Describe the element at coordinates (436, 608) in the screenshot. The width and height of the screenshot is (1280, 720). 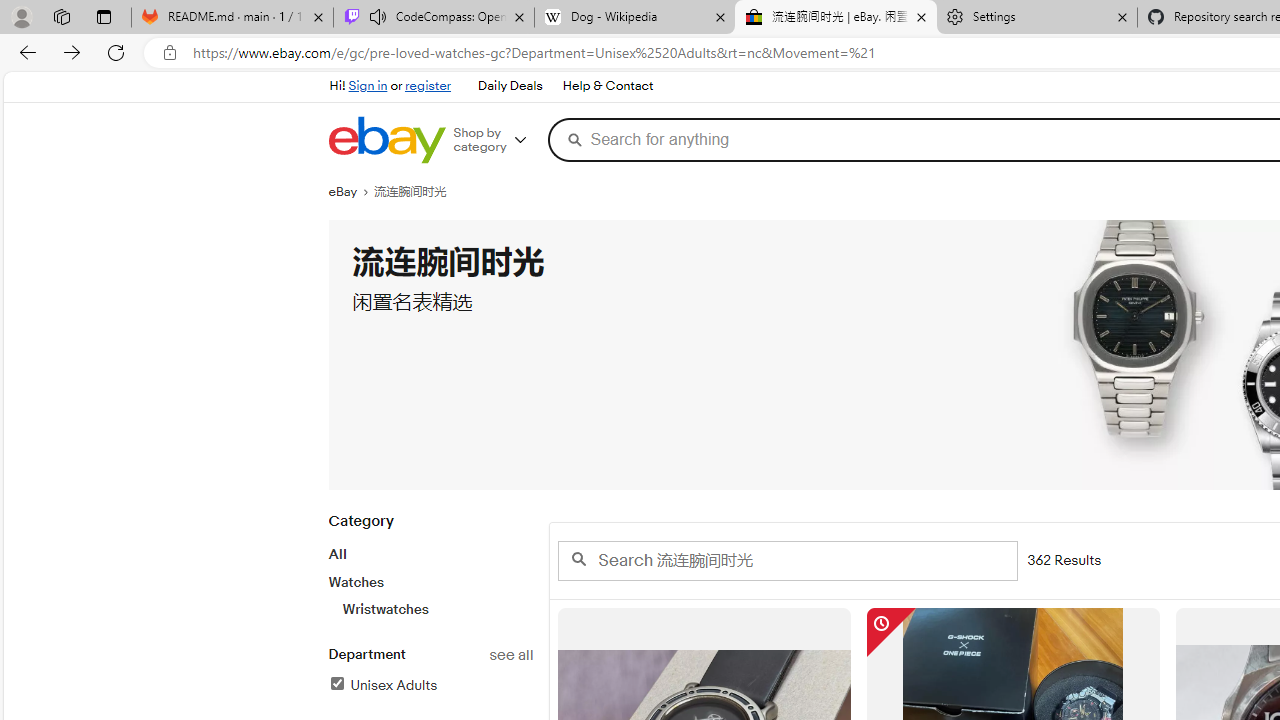
I see `'Wristwatches'` at that location.